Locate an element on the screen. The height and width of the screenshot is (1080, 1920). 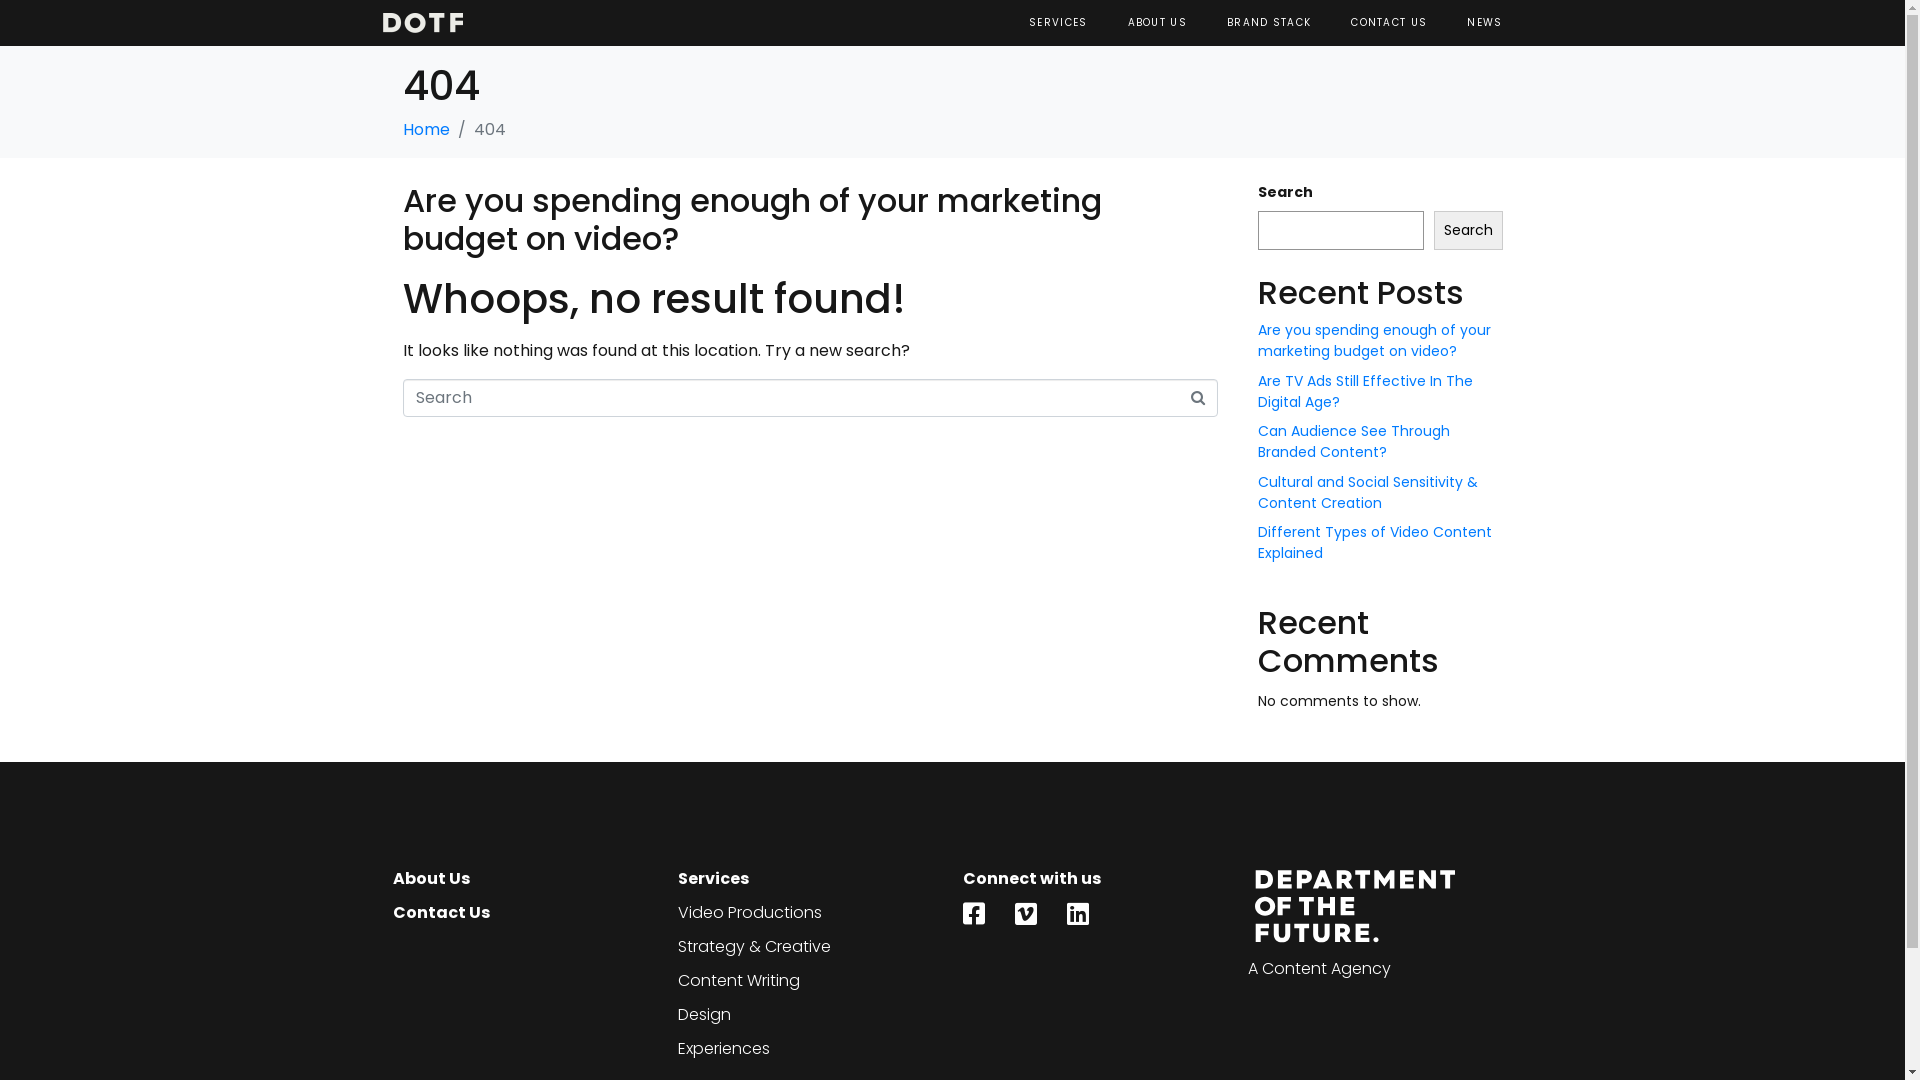
'Are you spending enough of your marketing budget on video?' is located at coordinates (1373, 339).